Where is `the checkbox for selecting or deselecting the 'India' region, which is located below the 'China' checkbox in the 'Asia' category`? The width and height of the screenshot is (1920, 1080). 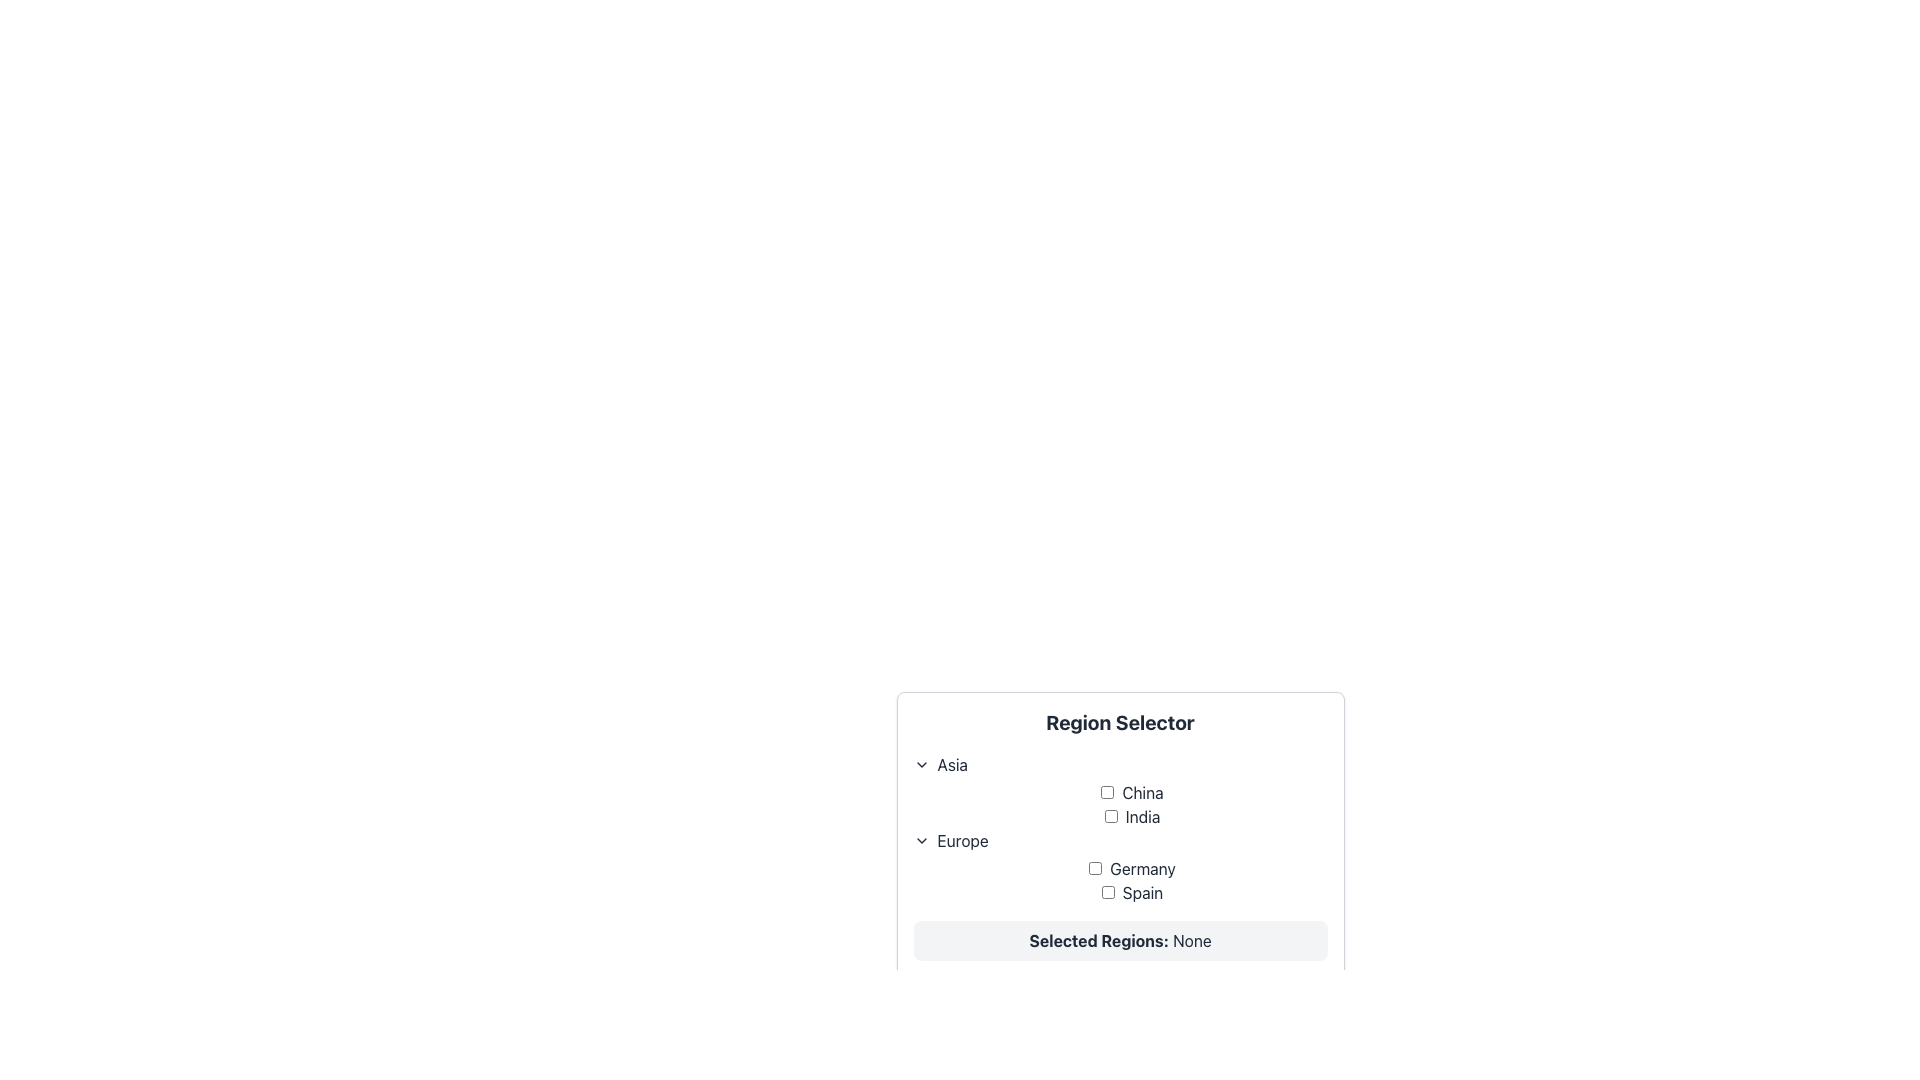 the checkbox for selecting or deselecting the 'India' region, which is located below the 'China' checkbox in the 'Asia' category is located at coordinates (1110, 816).